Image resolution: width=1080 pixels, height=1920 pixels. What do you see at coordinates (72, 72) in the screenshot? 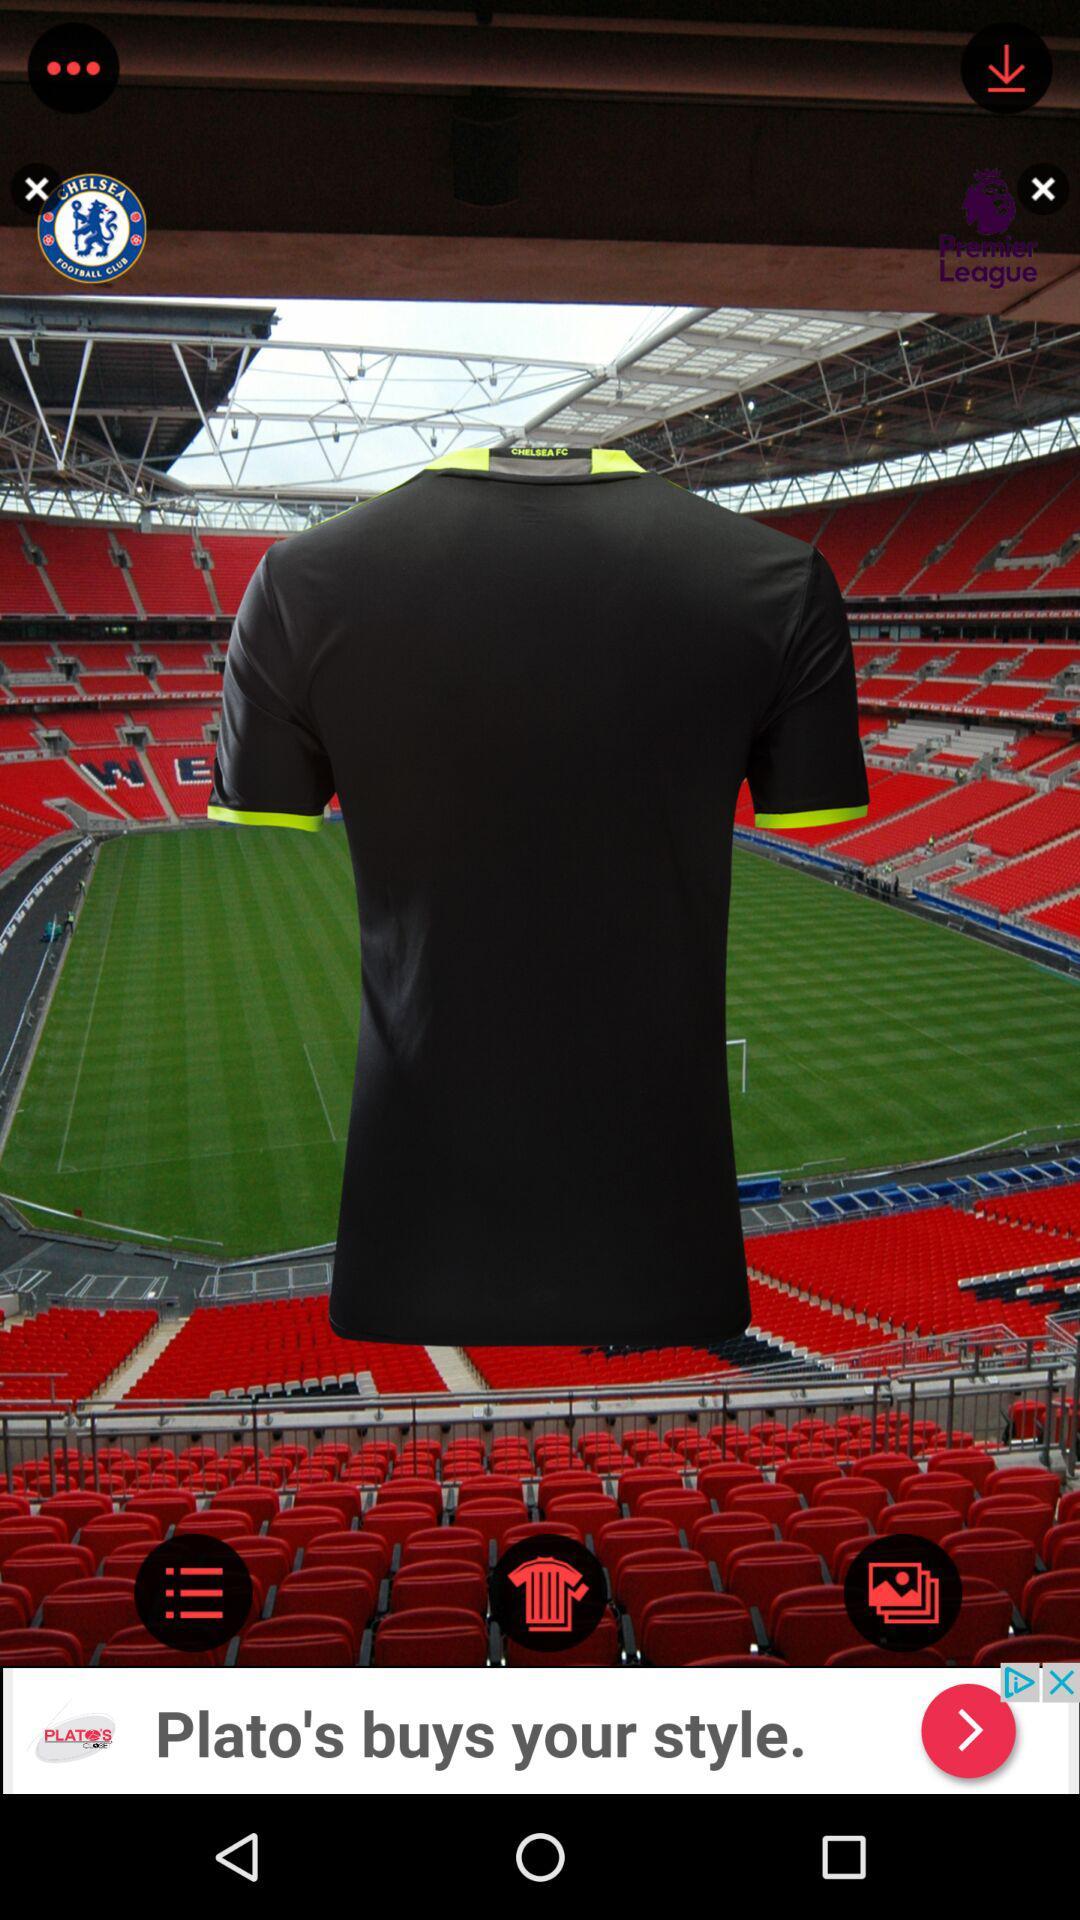
I see `the more icon` at bounding box center [72, 72].